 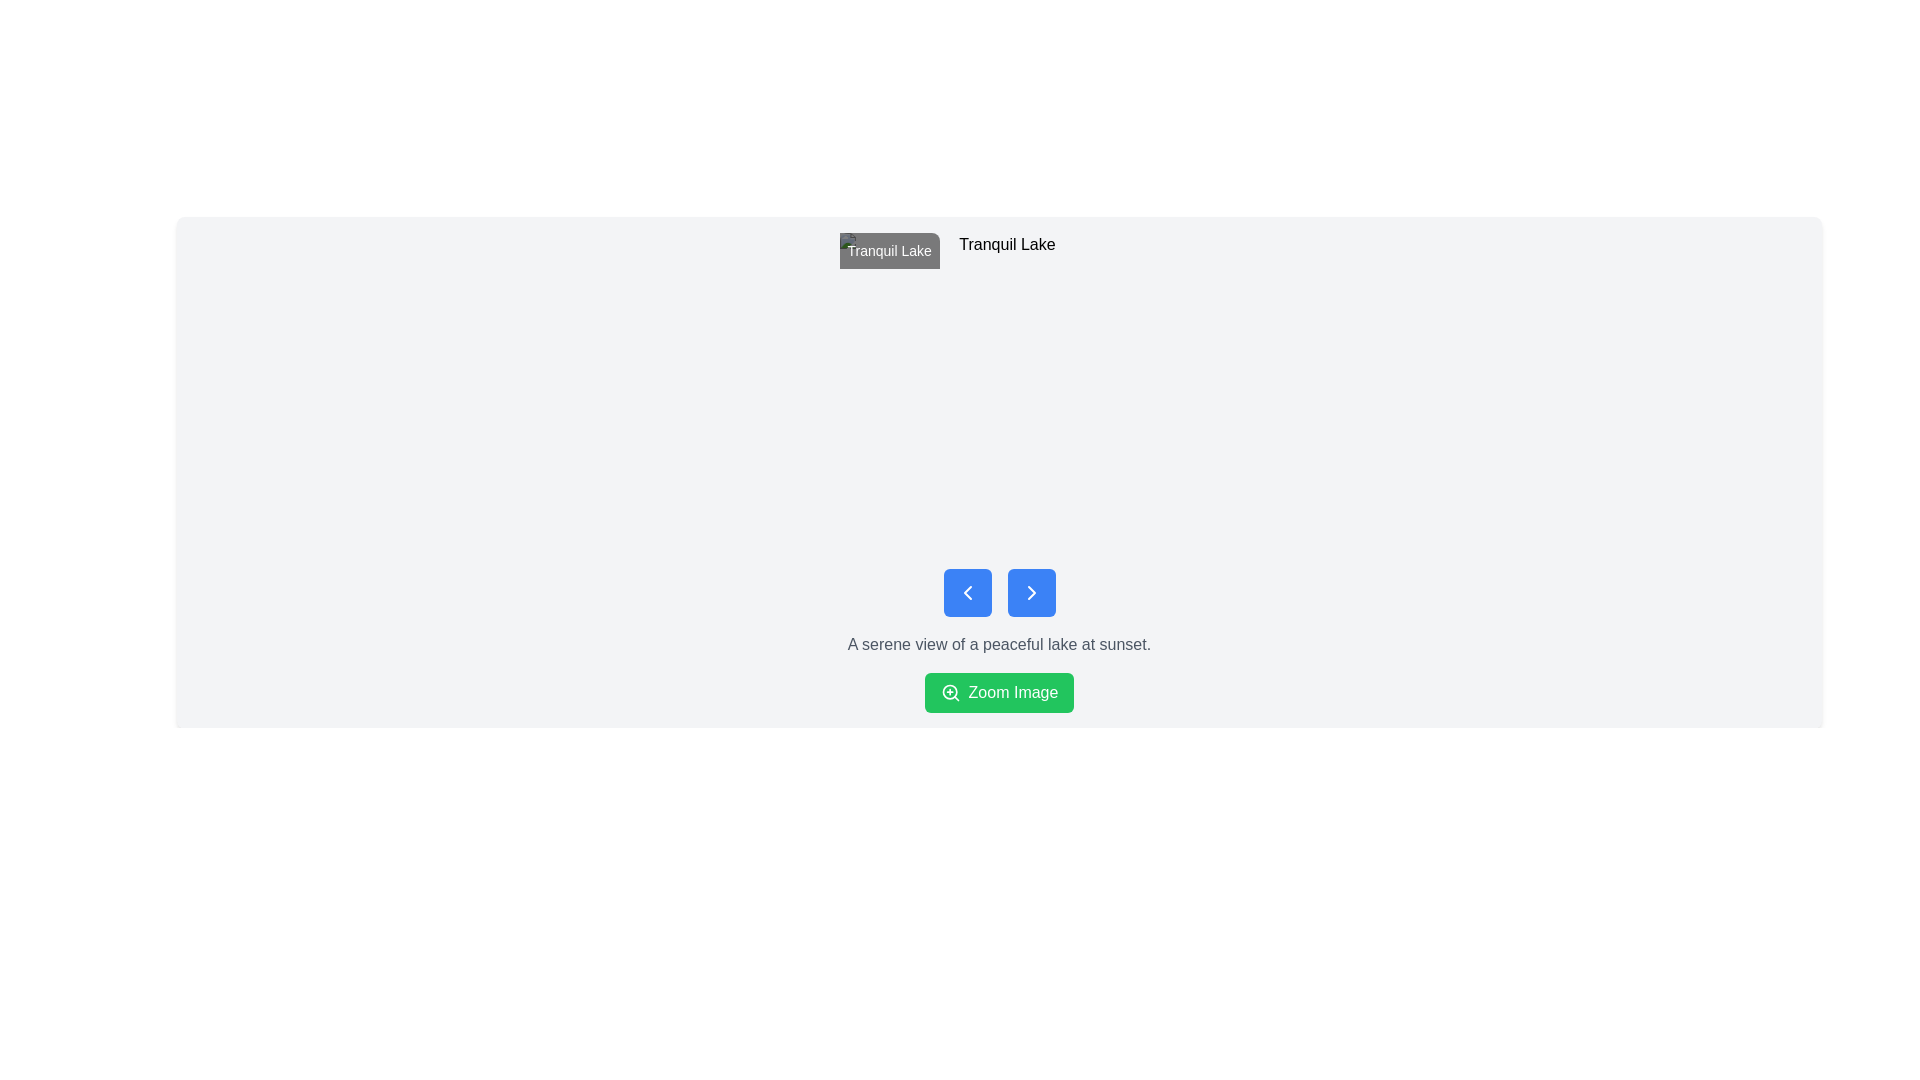 What do you see at coordinates (949, 692) in the screenshot?
I see `the 'Zoom Image' button which has a green background and a zoom-in icon` at bounding box center [949, 692].